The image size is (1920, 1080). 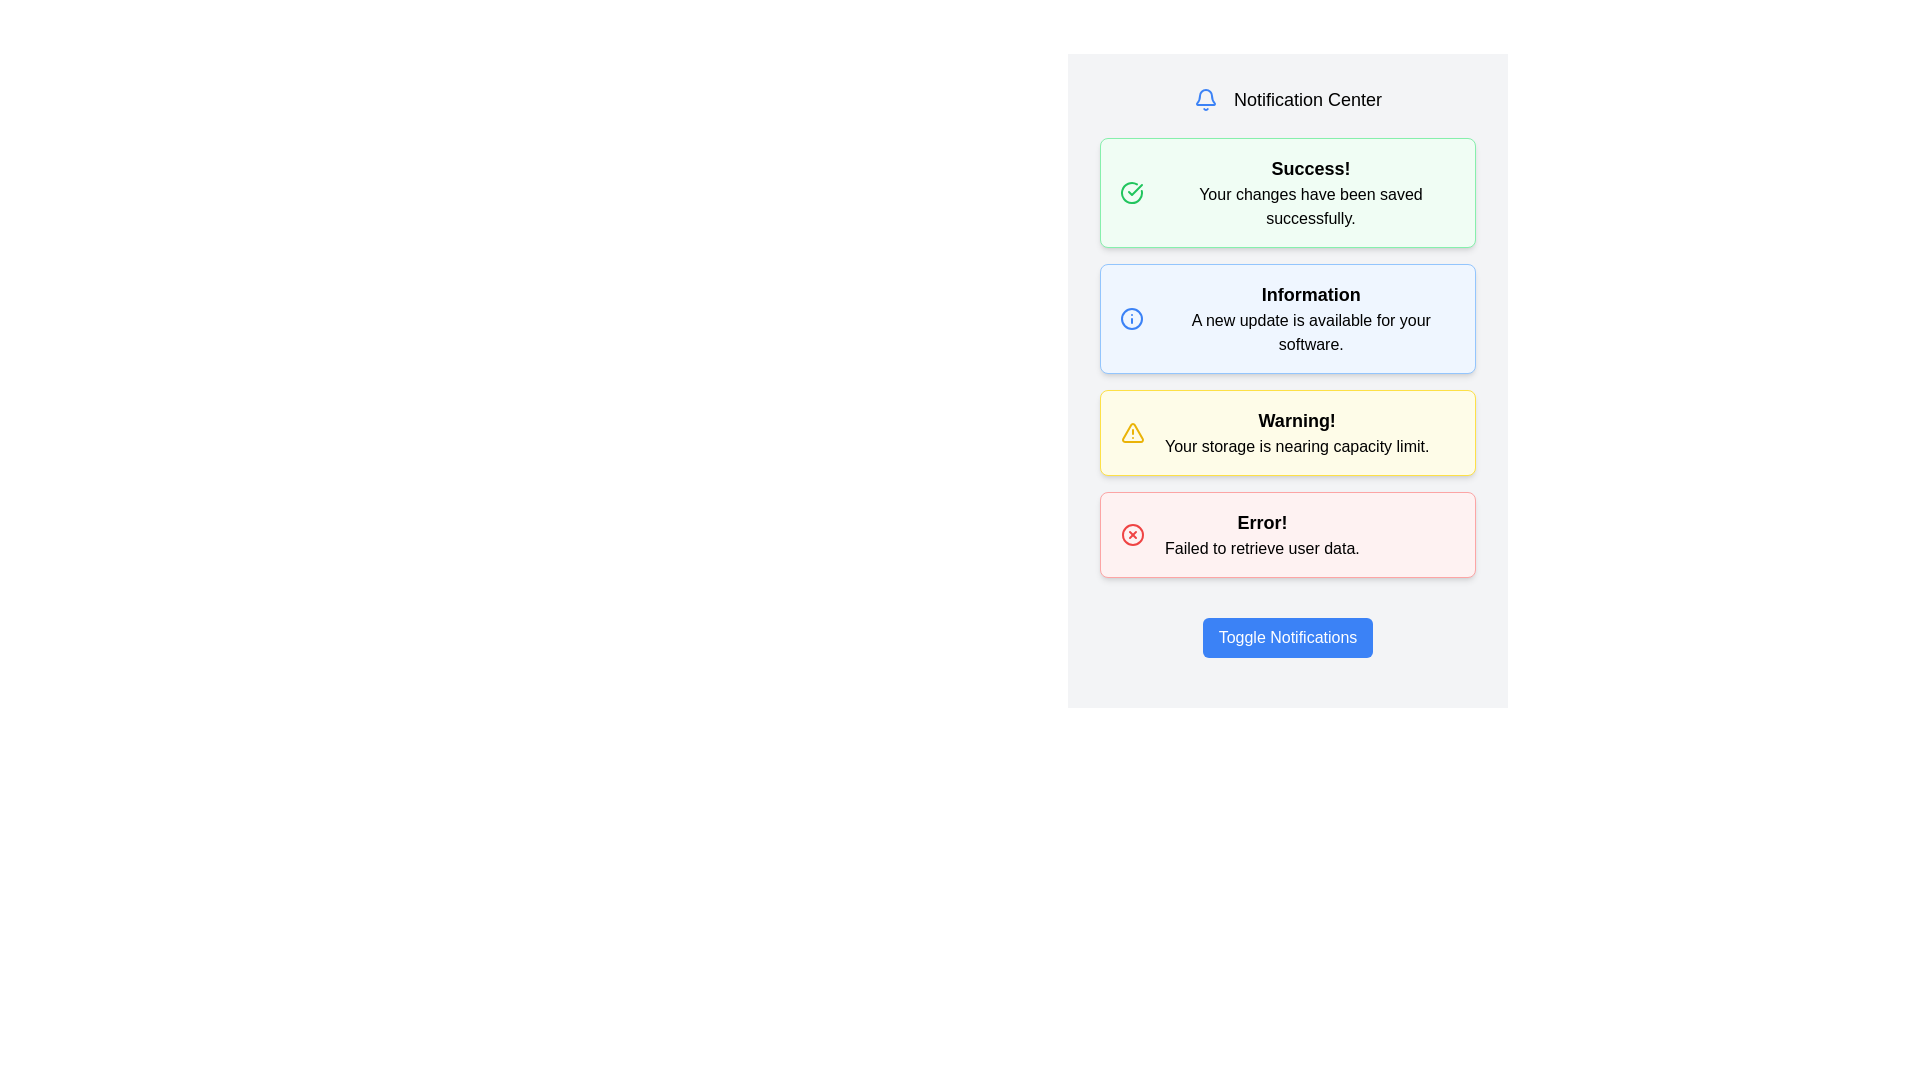 I want to click on the green circular icon with a checkmark located in the top-left of the green-highlighted 'Success!' notification area, which indicates that changes have been saved successfully, so click(x=1131, y=192).